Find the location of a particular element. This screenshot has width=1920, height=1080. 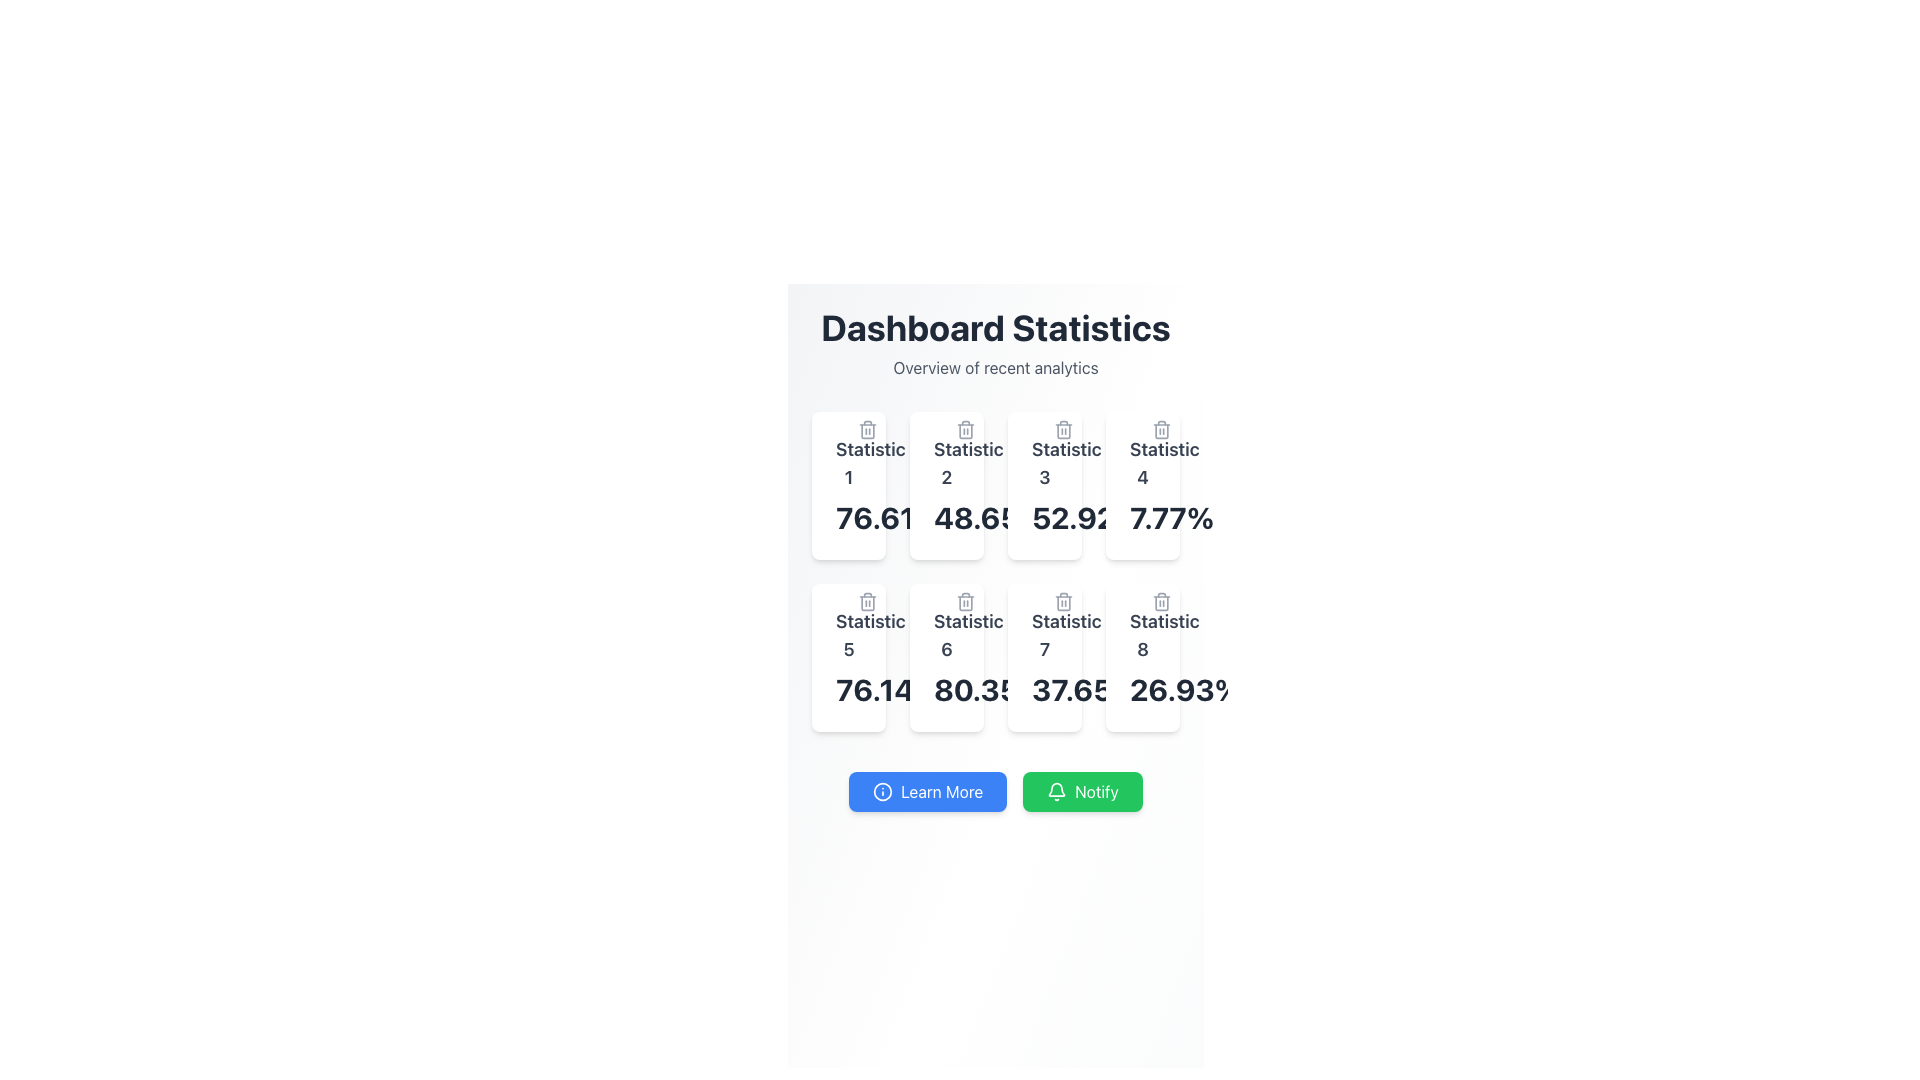

the Delete Icon, a small trash bin icon located at the top-right corner of the first statistical card labeled 'Statistic 1' in the grid under 'Dashboard Statistics' is located at coordinates (868, 428).